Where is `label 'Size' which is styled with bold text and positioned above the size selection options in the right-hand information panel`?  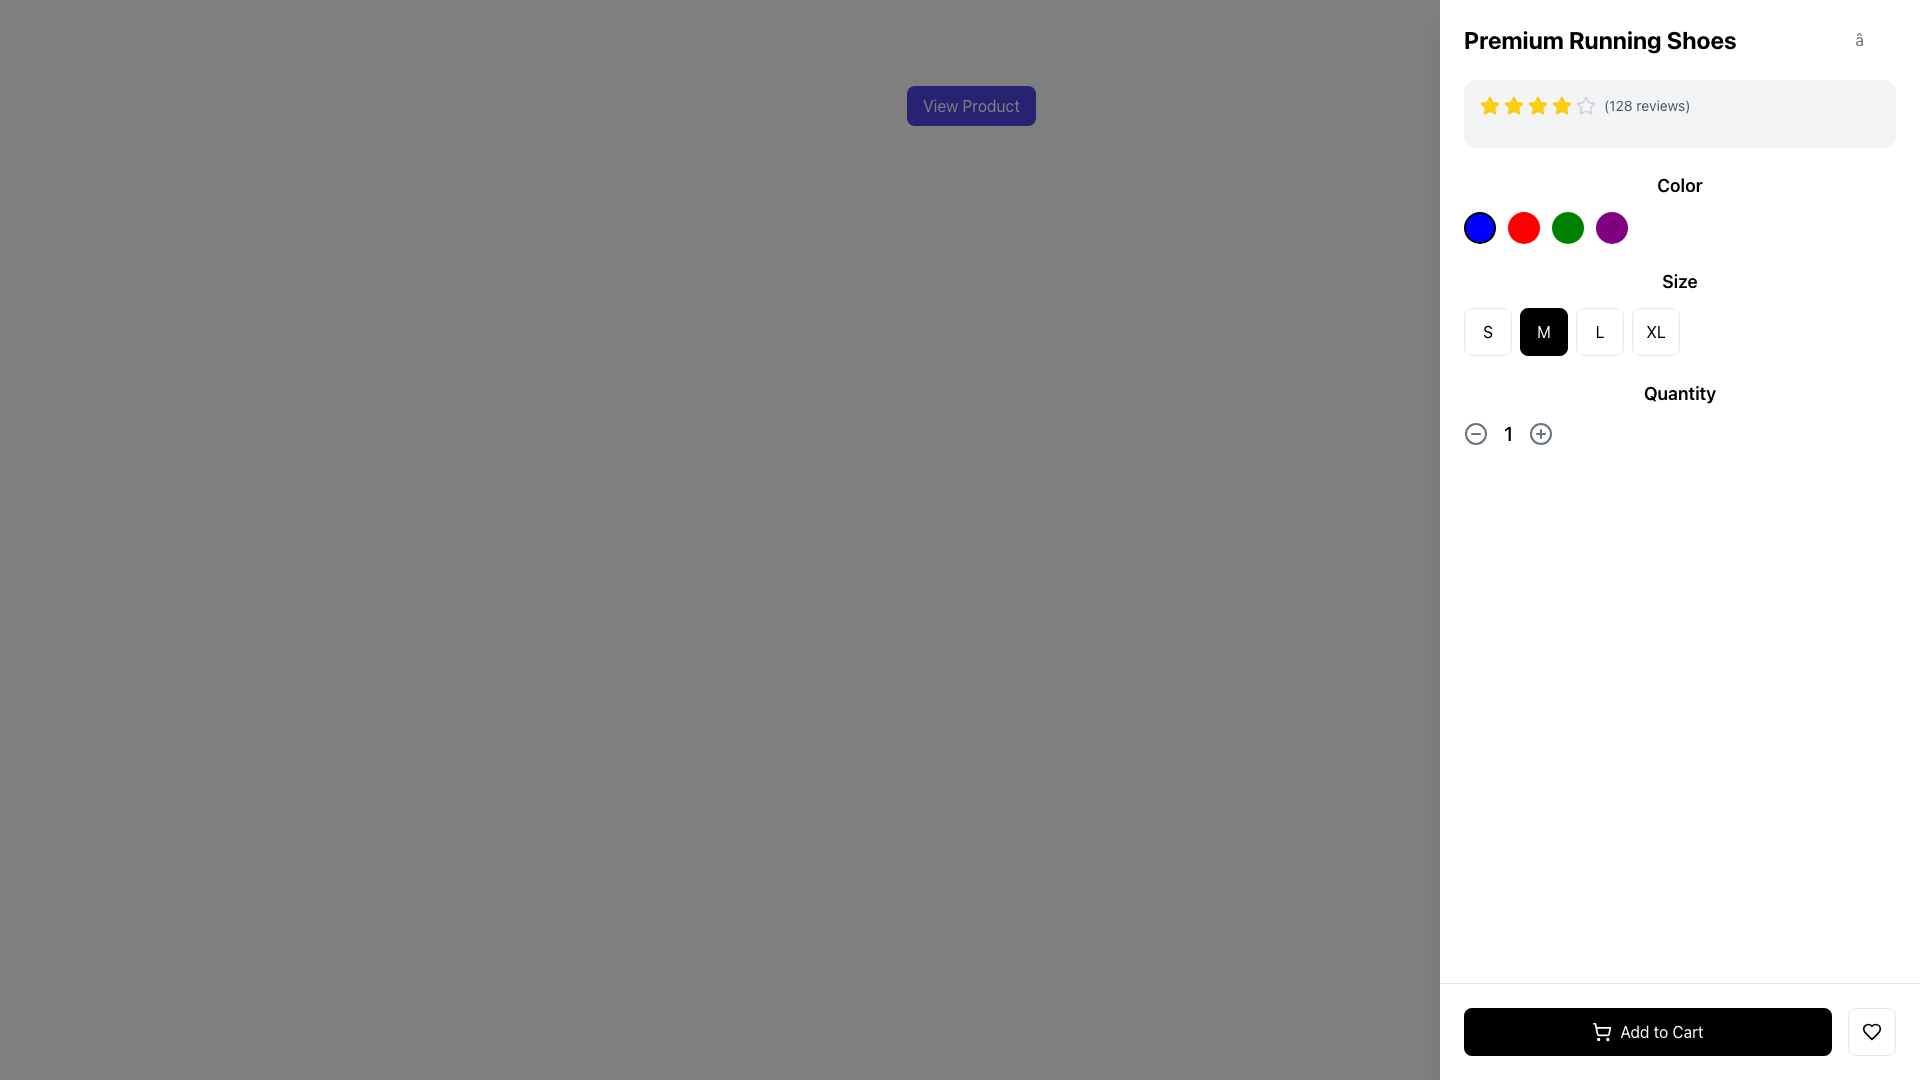
label 'Size' which is styled with bold text and positioned above the size selection options in the right-hand information panel is located at coordinates (1680, 281).